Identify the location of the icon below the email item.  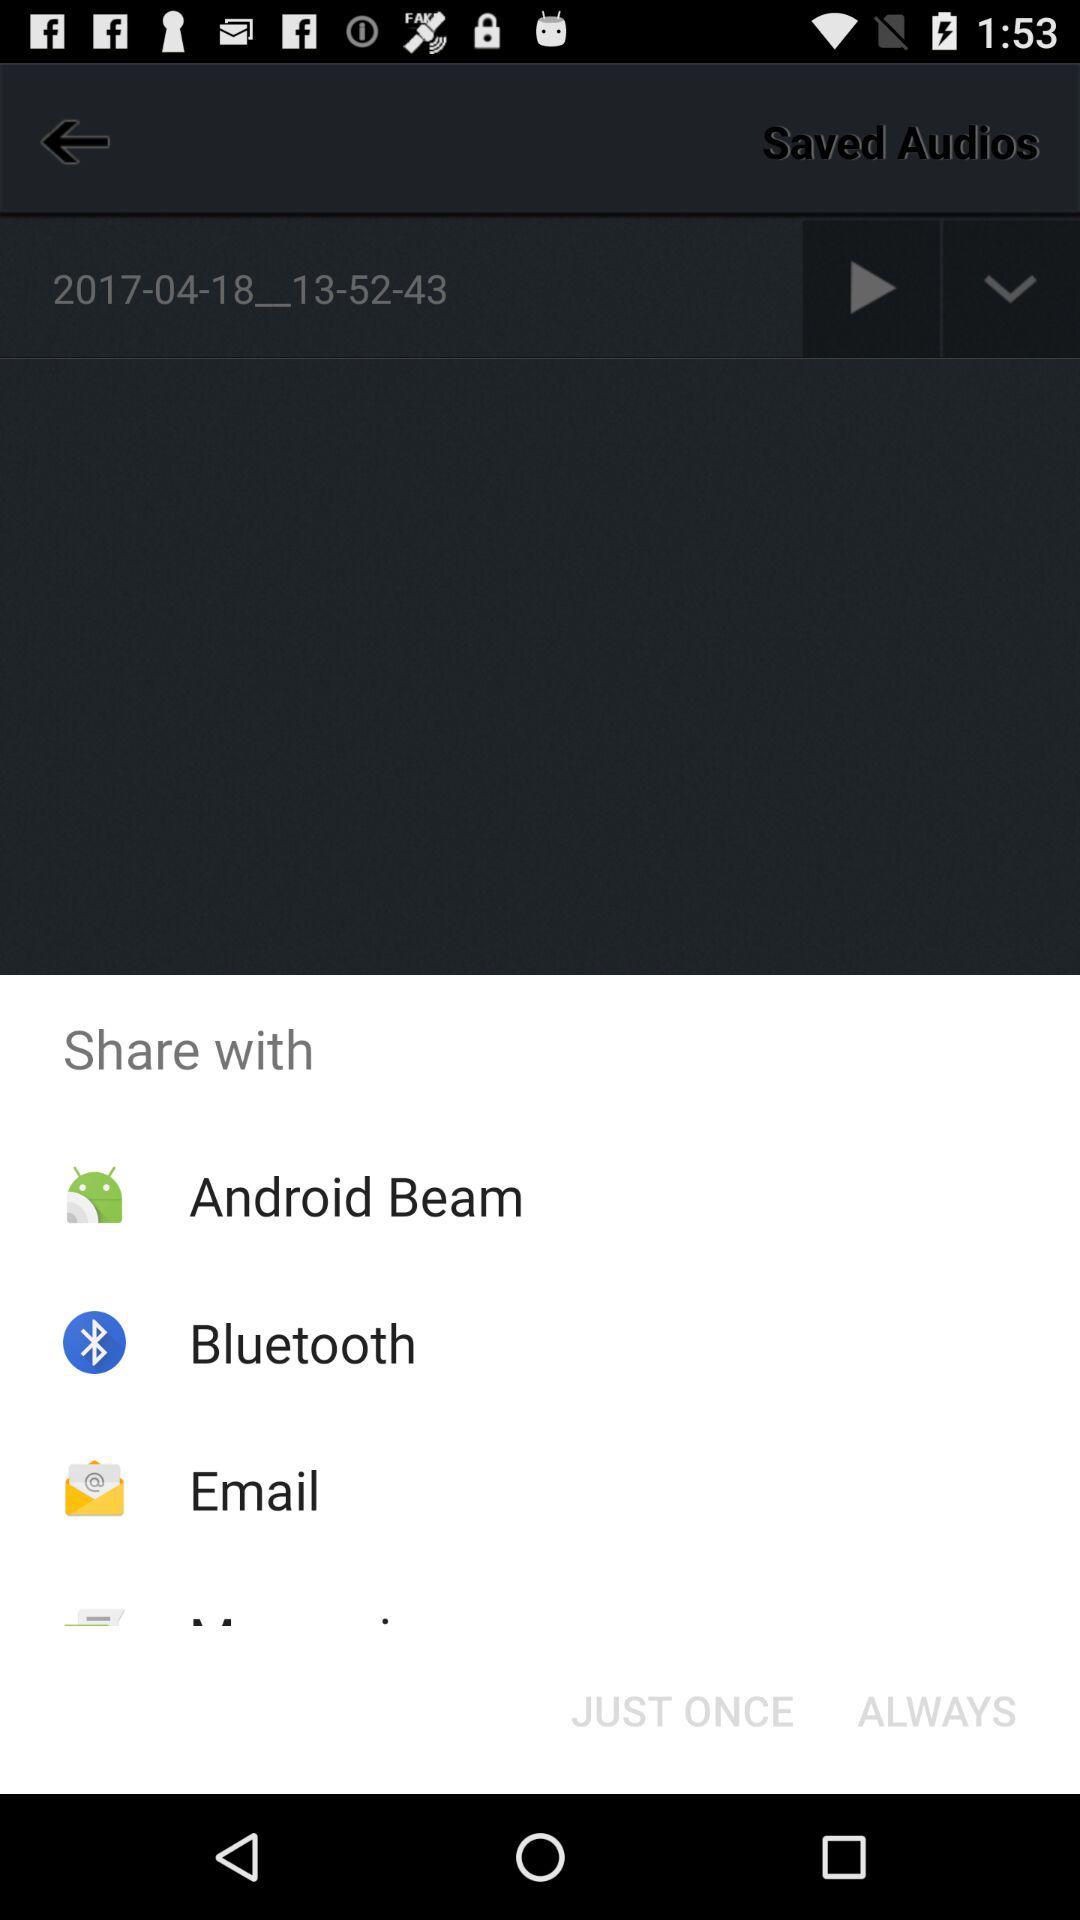
(318, 1636).